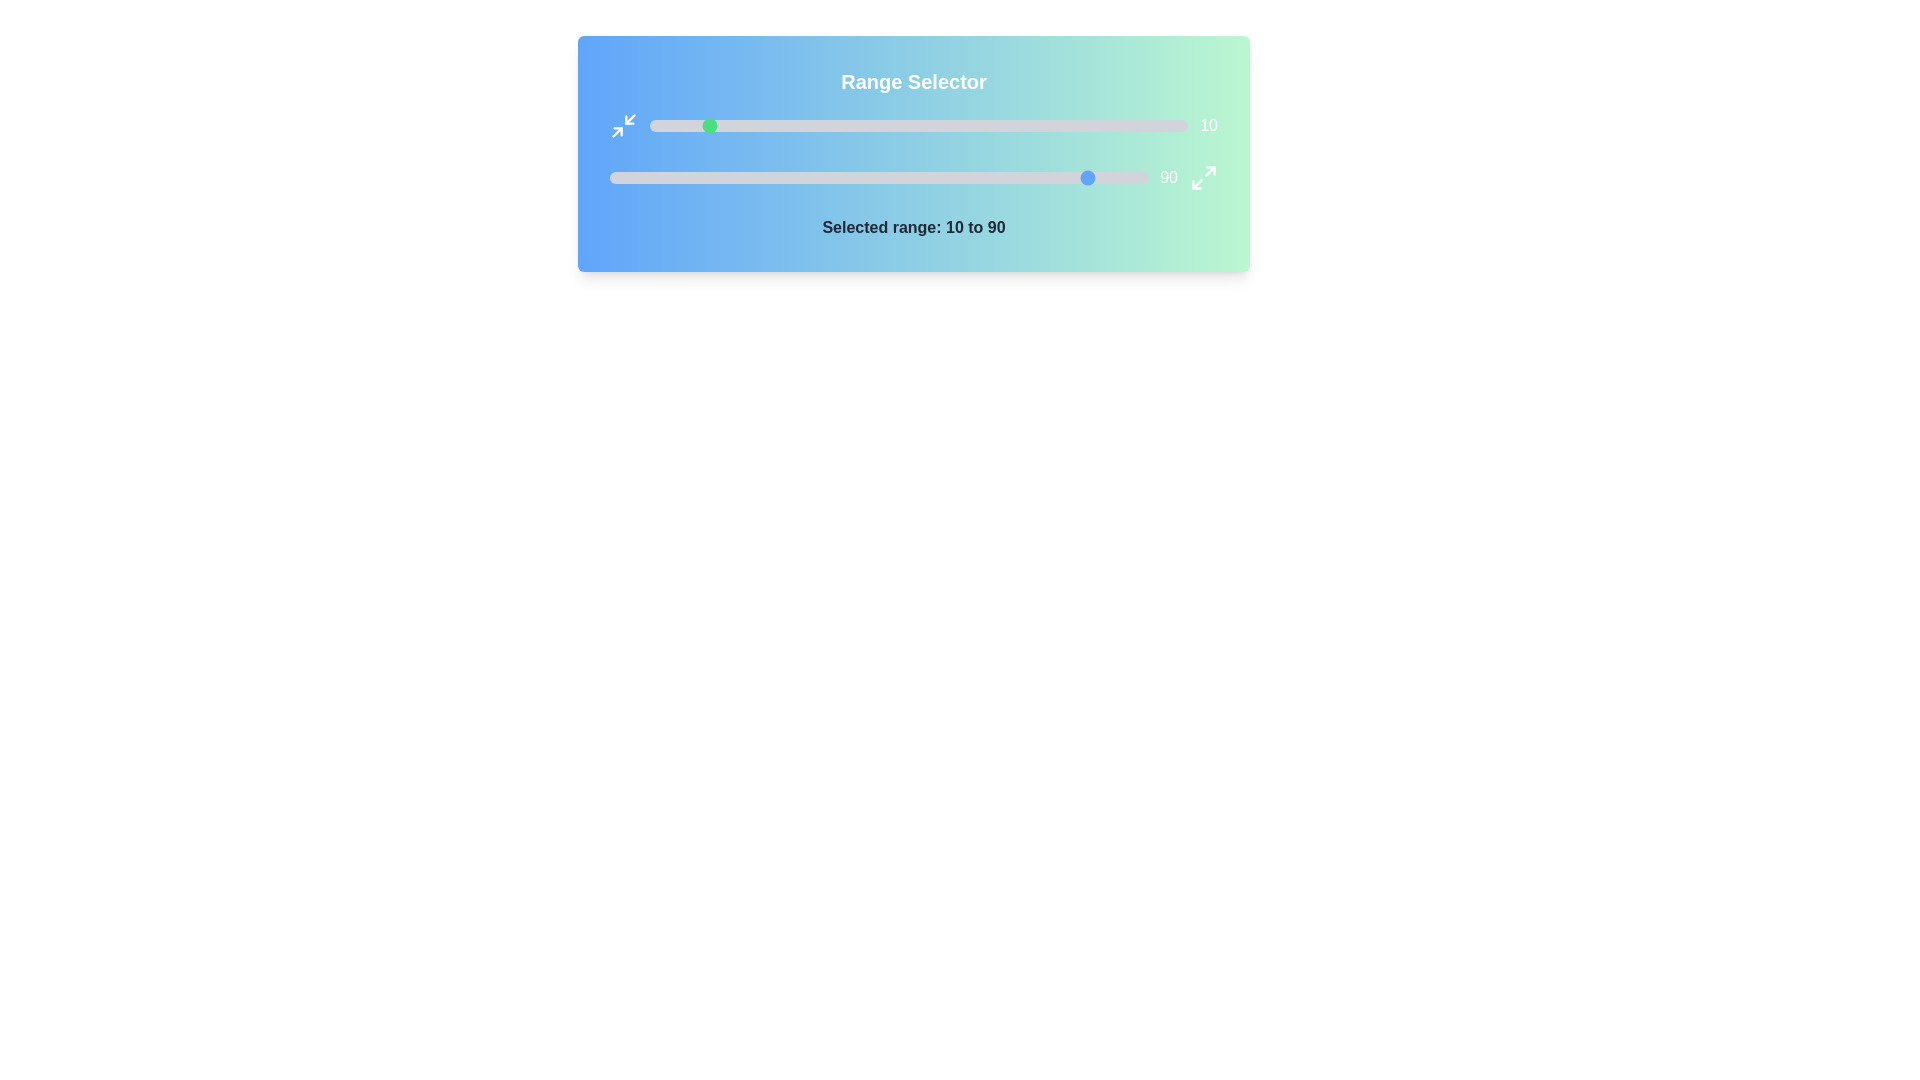 The width and height of the screenshot is (1920, 1080). I want to click on the maximize icon button, which is styled with white lines on a gradient background transitioning from blue to green, located at the far right of the layout containing a range slider and a text label showing the value '90', so click(1203, 176).